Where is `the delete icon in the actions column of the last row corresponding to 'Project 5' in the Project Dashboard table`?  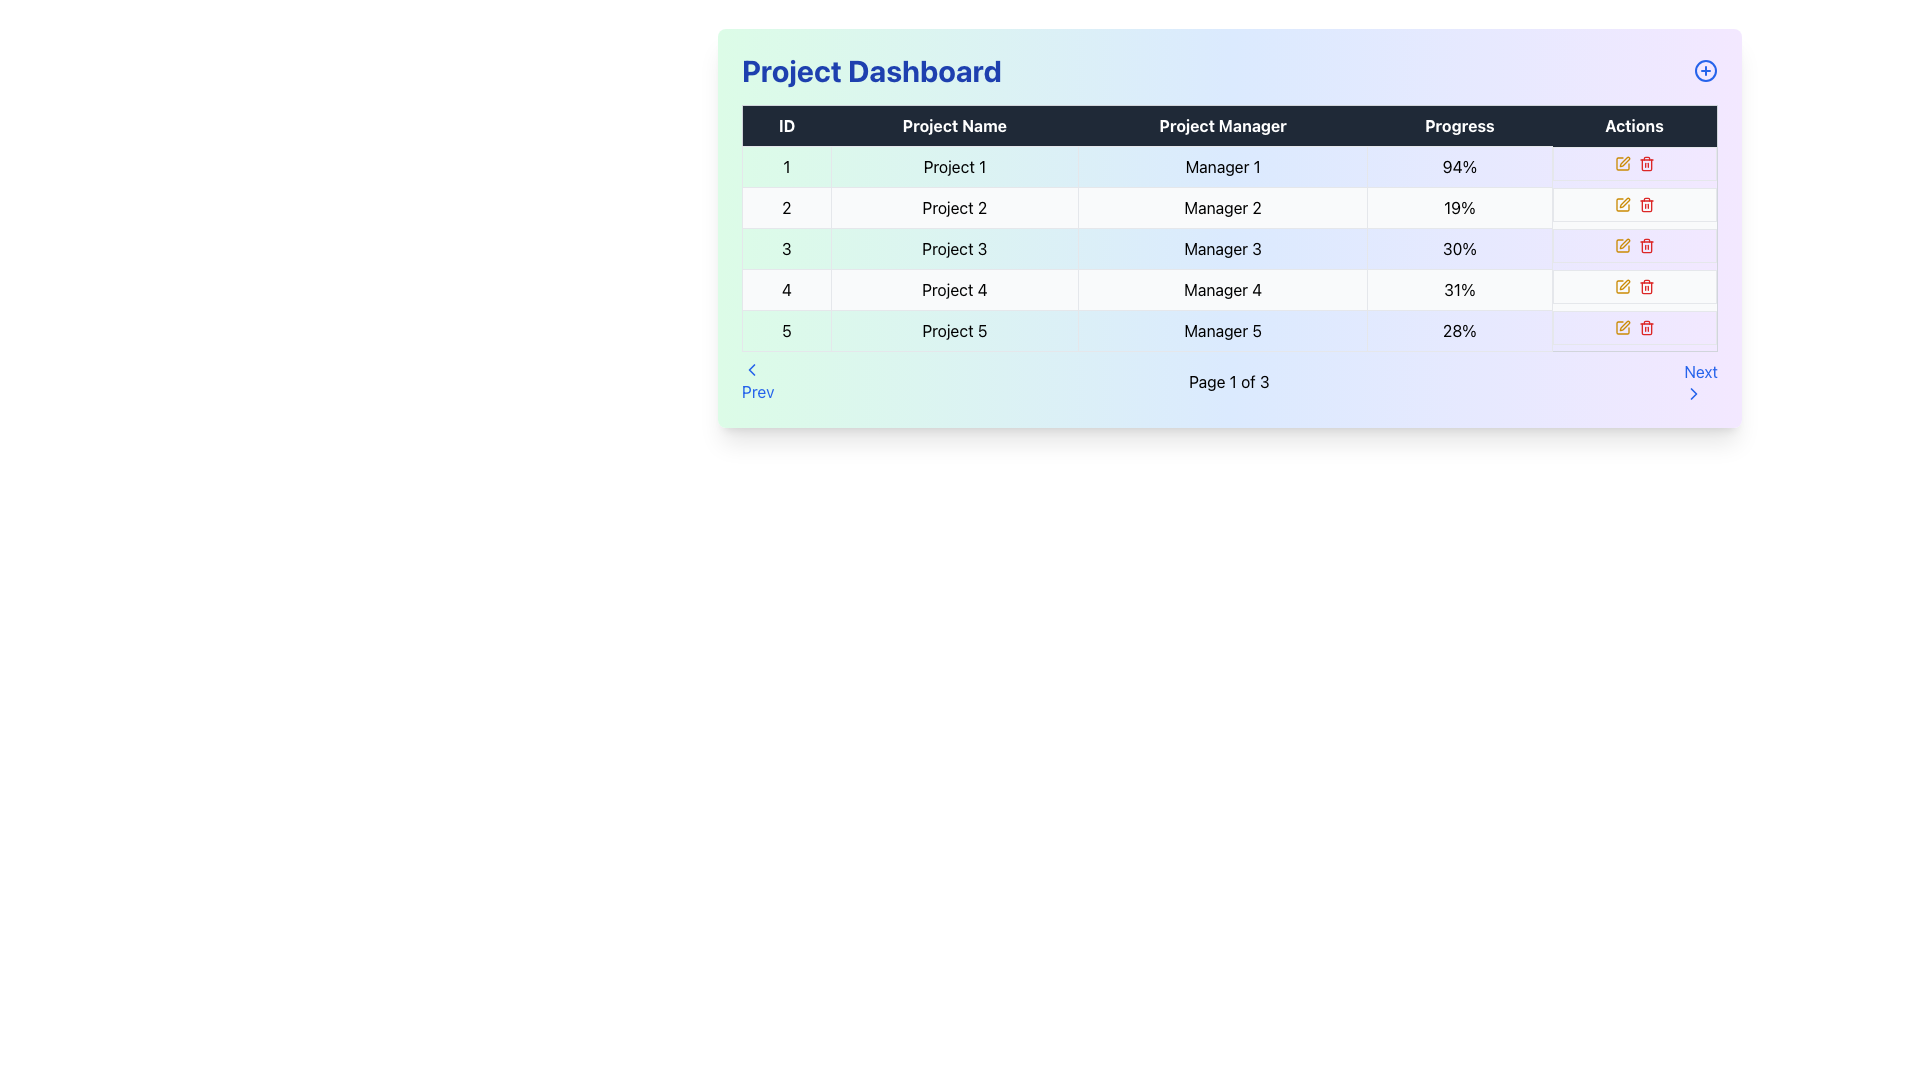 the delete icon in the actions column of the last row corresponding to 'Project 5' in the Project Dashboard table is located at coordinates (1634, 326).